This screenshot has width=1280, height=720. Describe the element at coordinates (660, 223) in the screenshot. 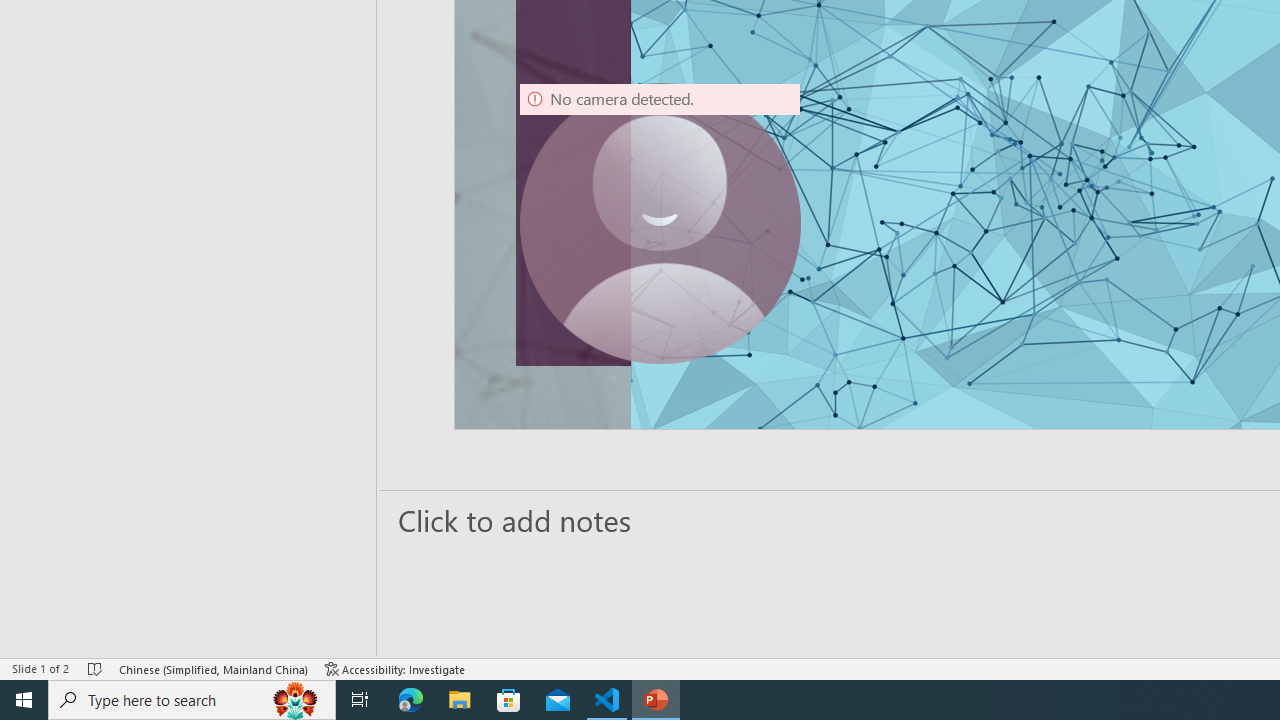

I see `'Camera 9, No camera detected.'` at that location.